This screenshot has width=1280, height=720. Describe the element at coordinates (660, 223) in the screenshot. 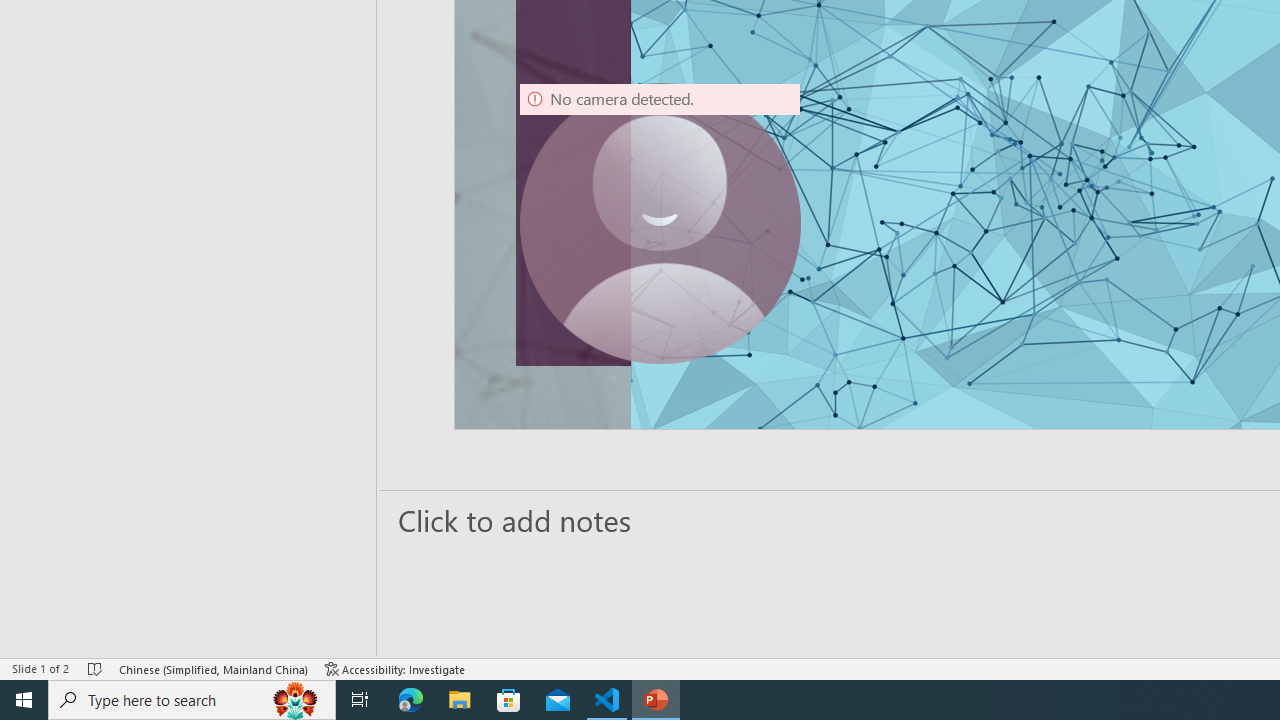

I see `'Camera 9, No camera detected.'` at that location.